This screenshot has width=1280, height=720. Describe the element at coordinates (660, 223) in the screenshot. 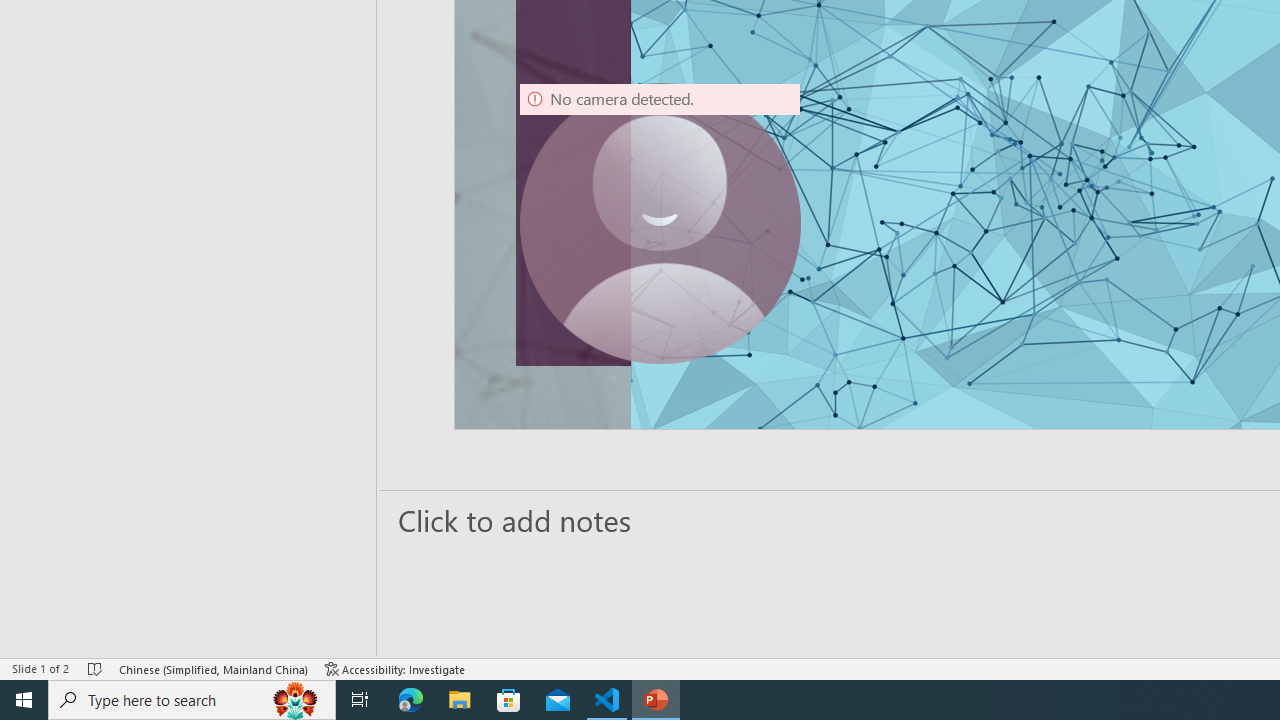

I see `'Camera 9, No camera detected.'` at that location.